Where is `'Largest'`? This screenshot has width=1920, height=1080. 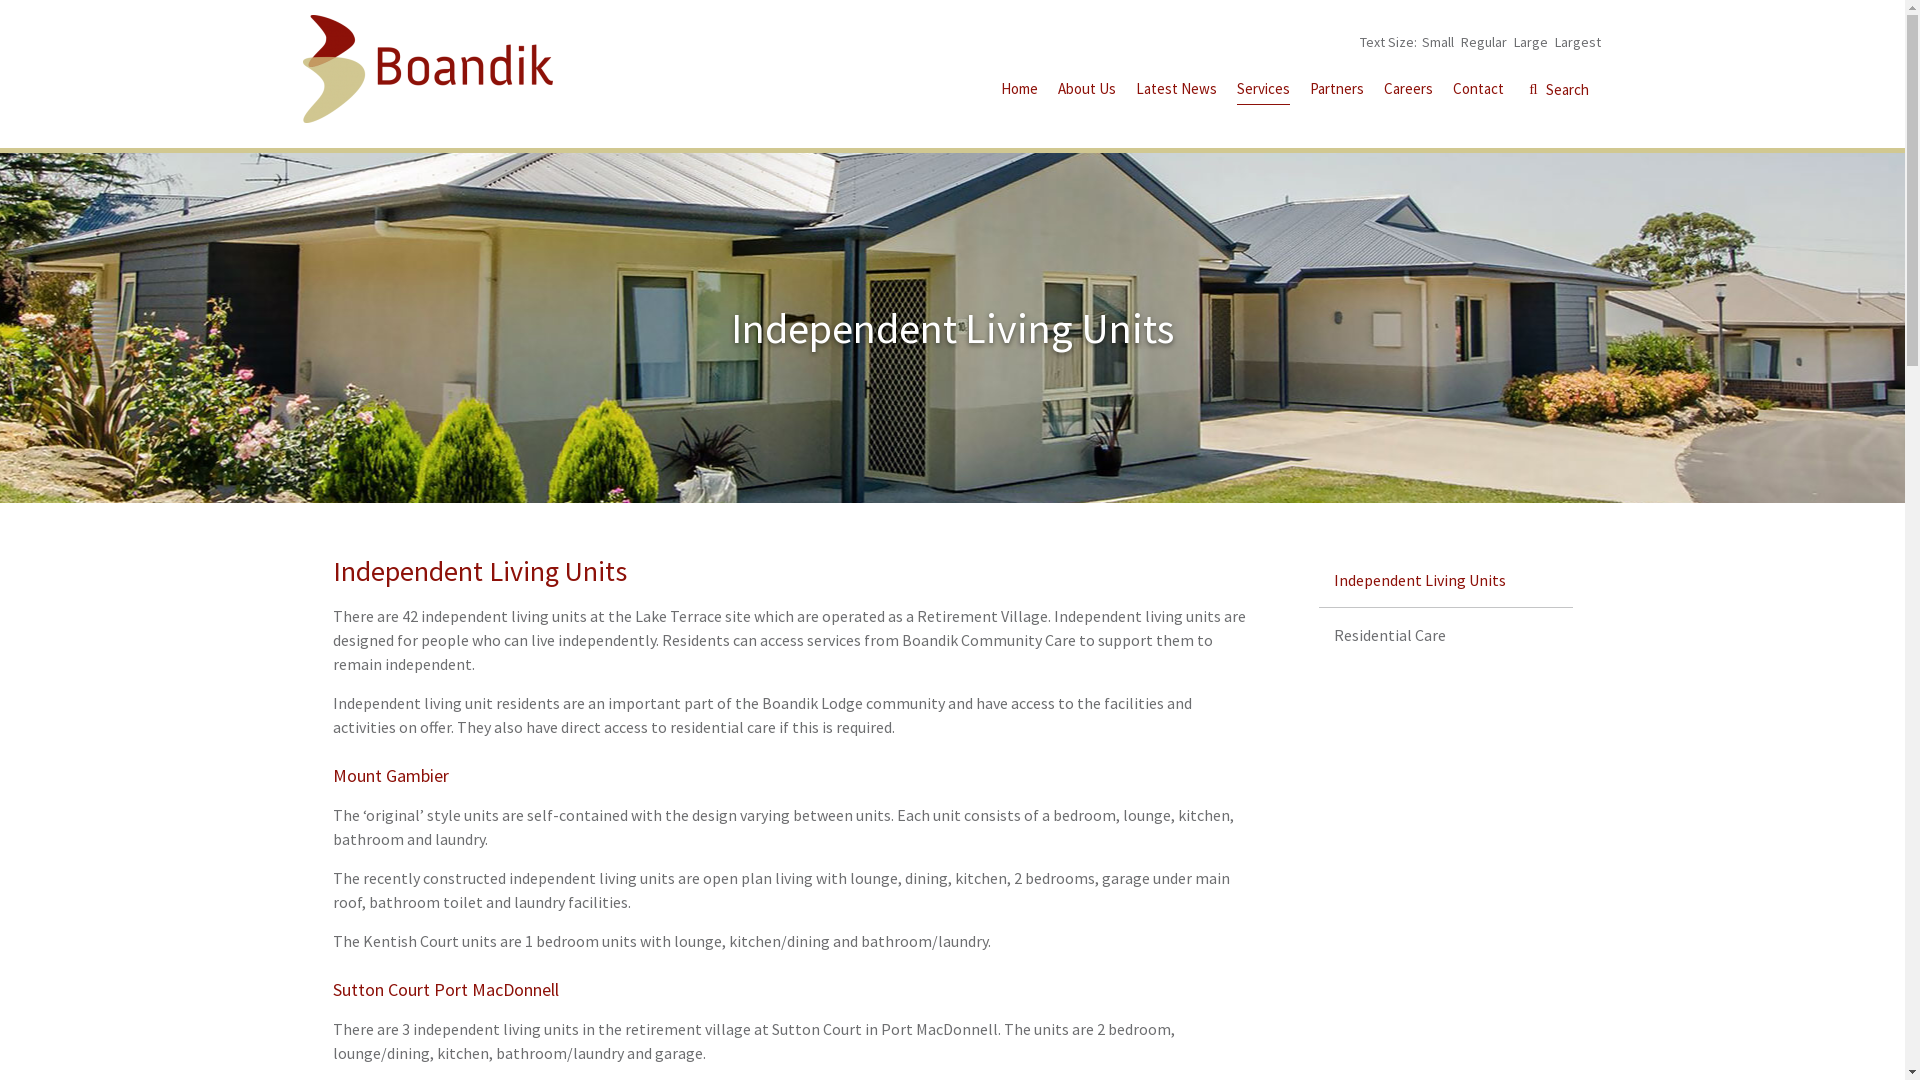 'Largest' is located at coordinates (1576, 42).